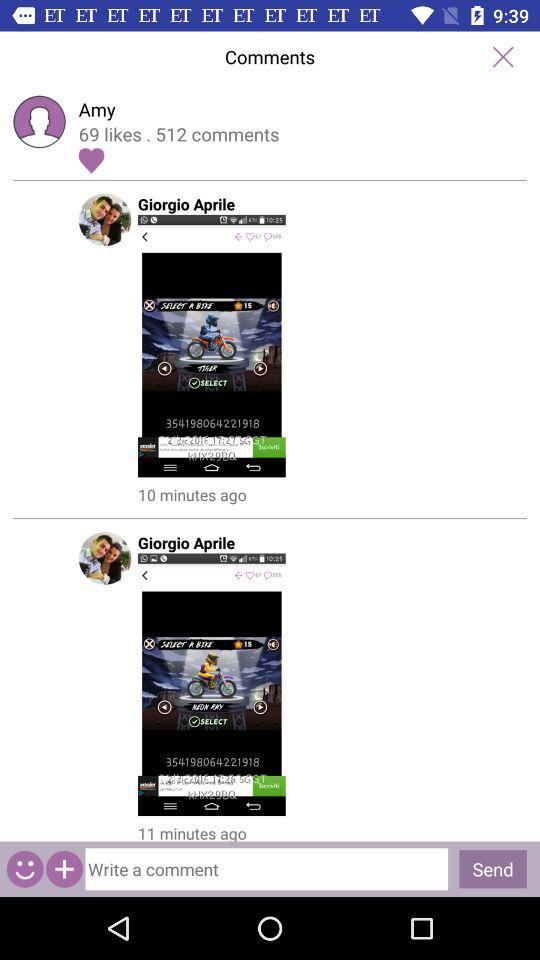 This screenshot has height=960, width=540. What do you see at coordinates (64, 868) in the screenshot?
I see `the add icon` at bounding box center [64, 868].